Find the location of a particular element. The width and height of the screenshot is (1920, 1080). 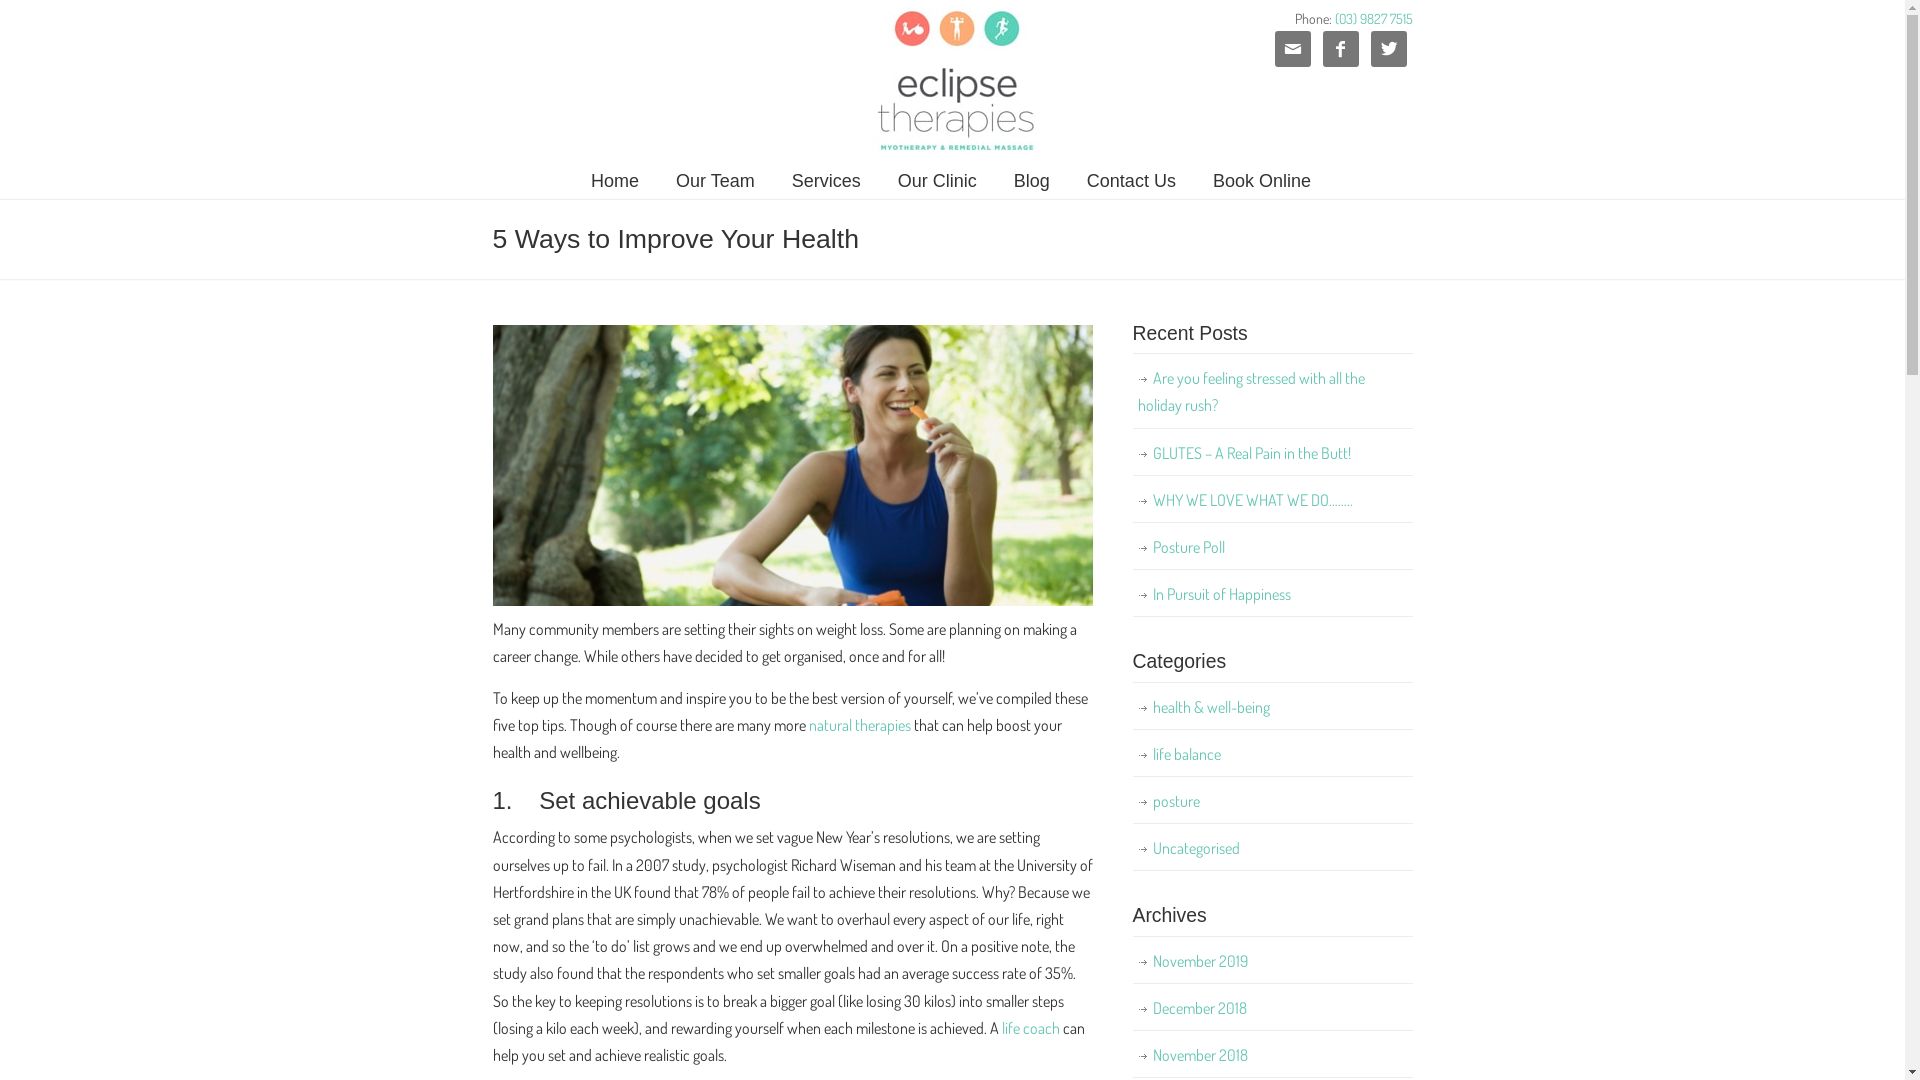

'Our Clinic' is located at coordinates (878, 181).